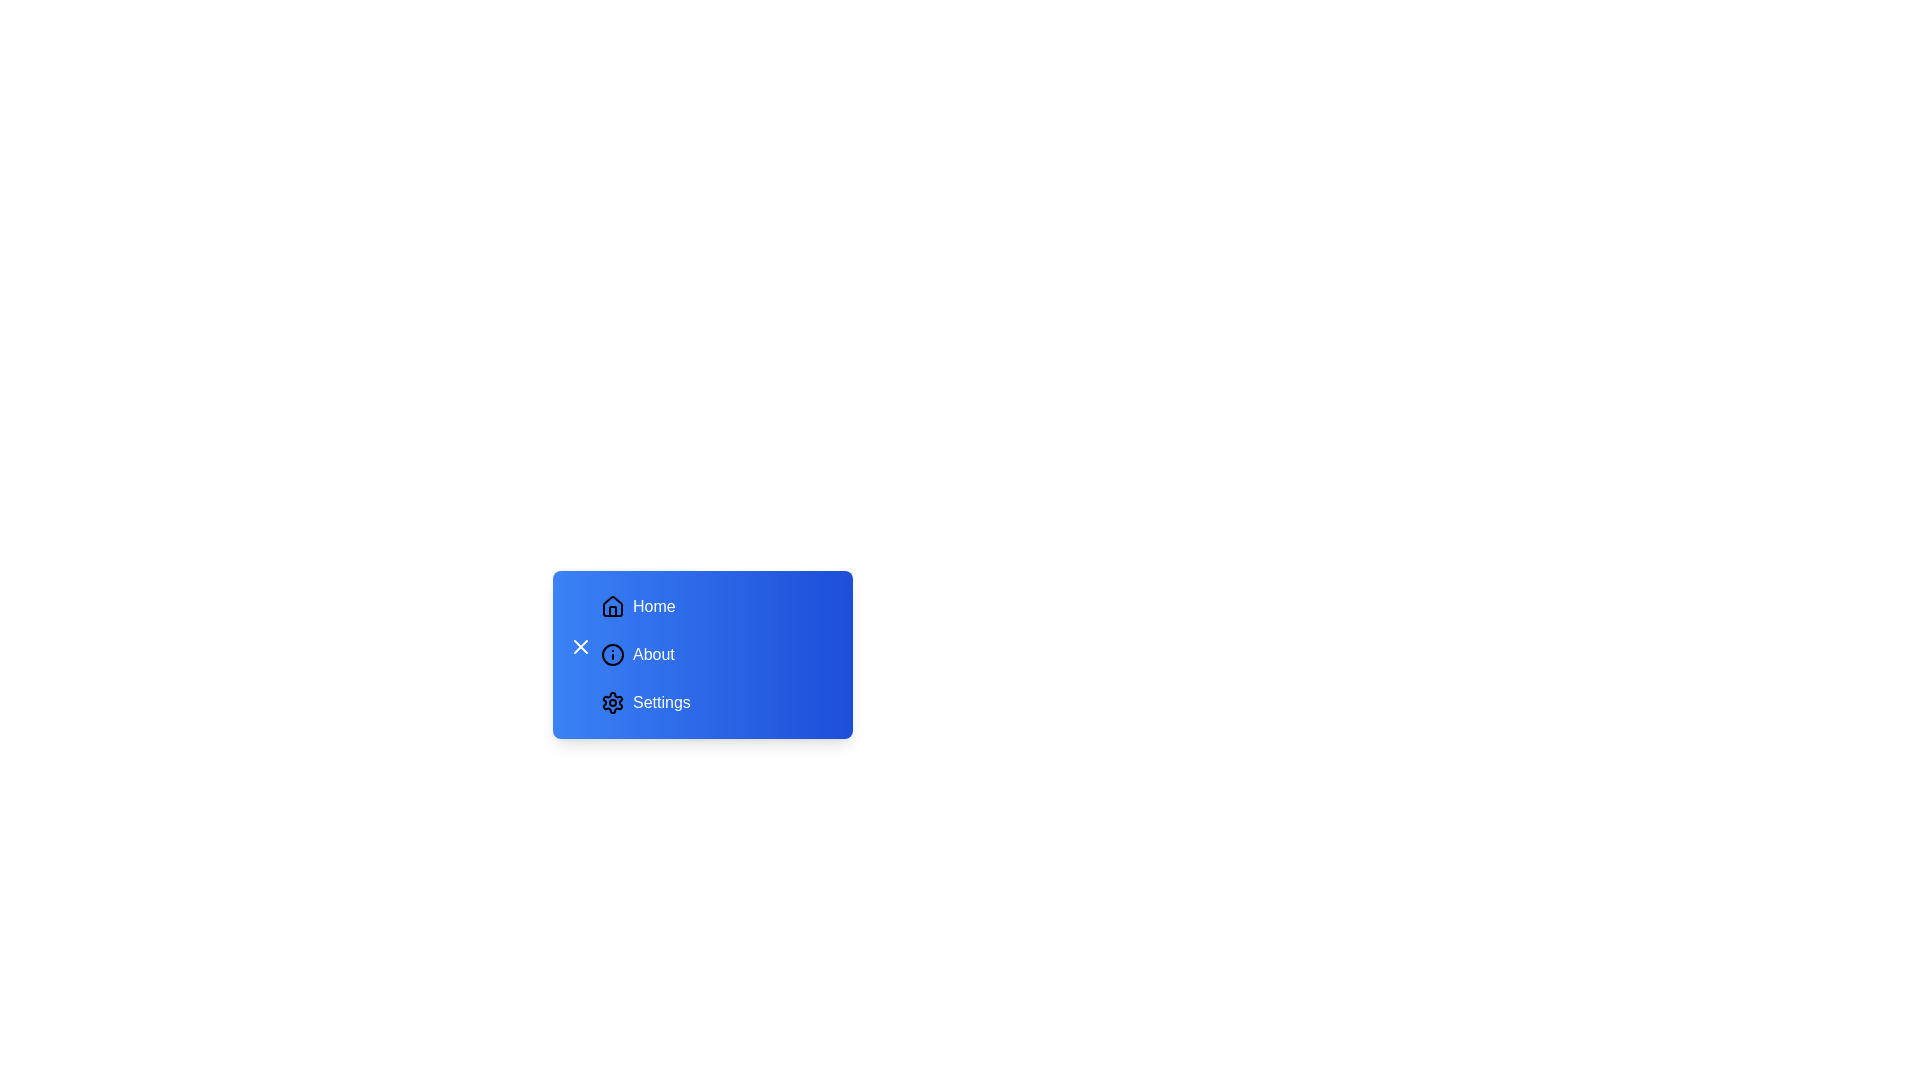  Describe the element at coordinates (715, 655) in the screenshot. I see `the menu item labeled About` at that location.